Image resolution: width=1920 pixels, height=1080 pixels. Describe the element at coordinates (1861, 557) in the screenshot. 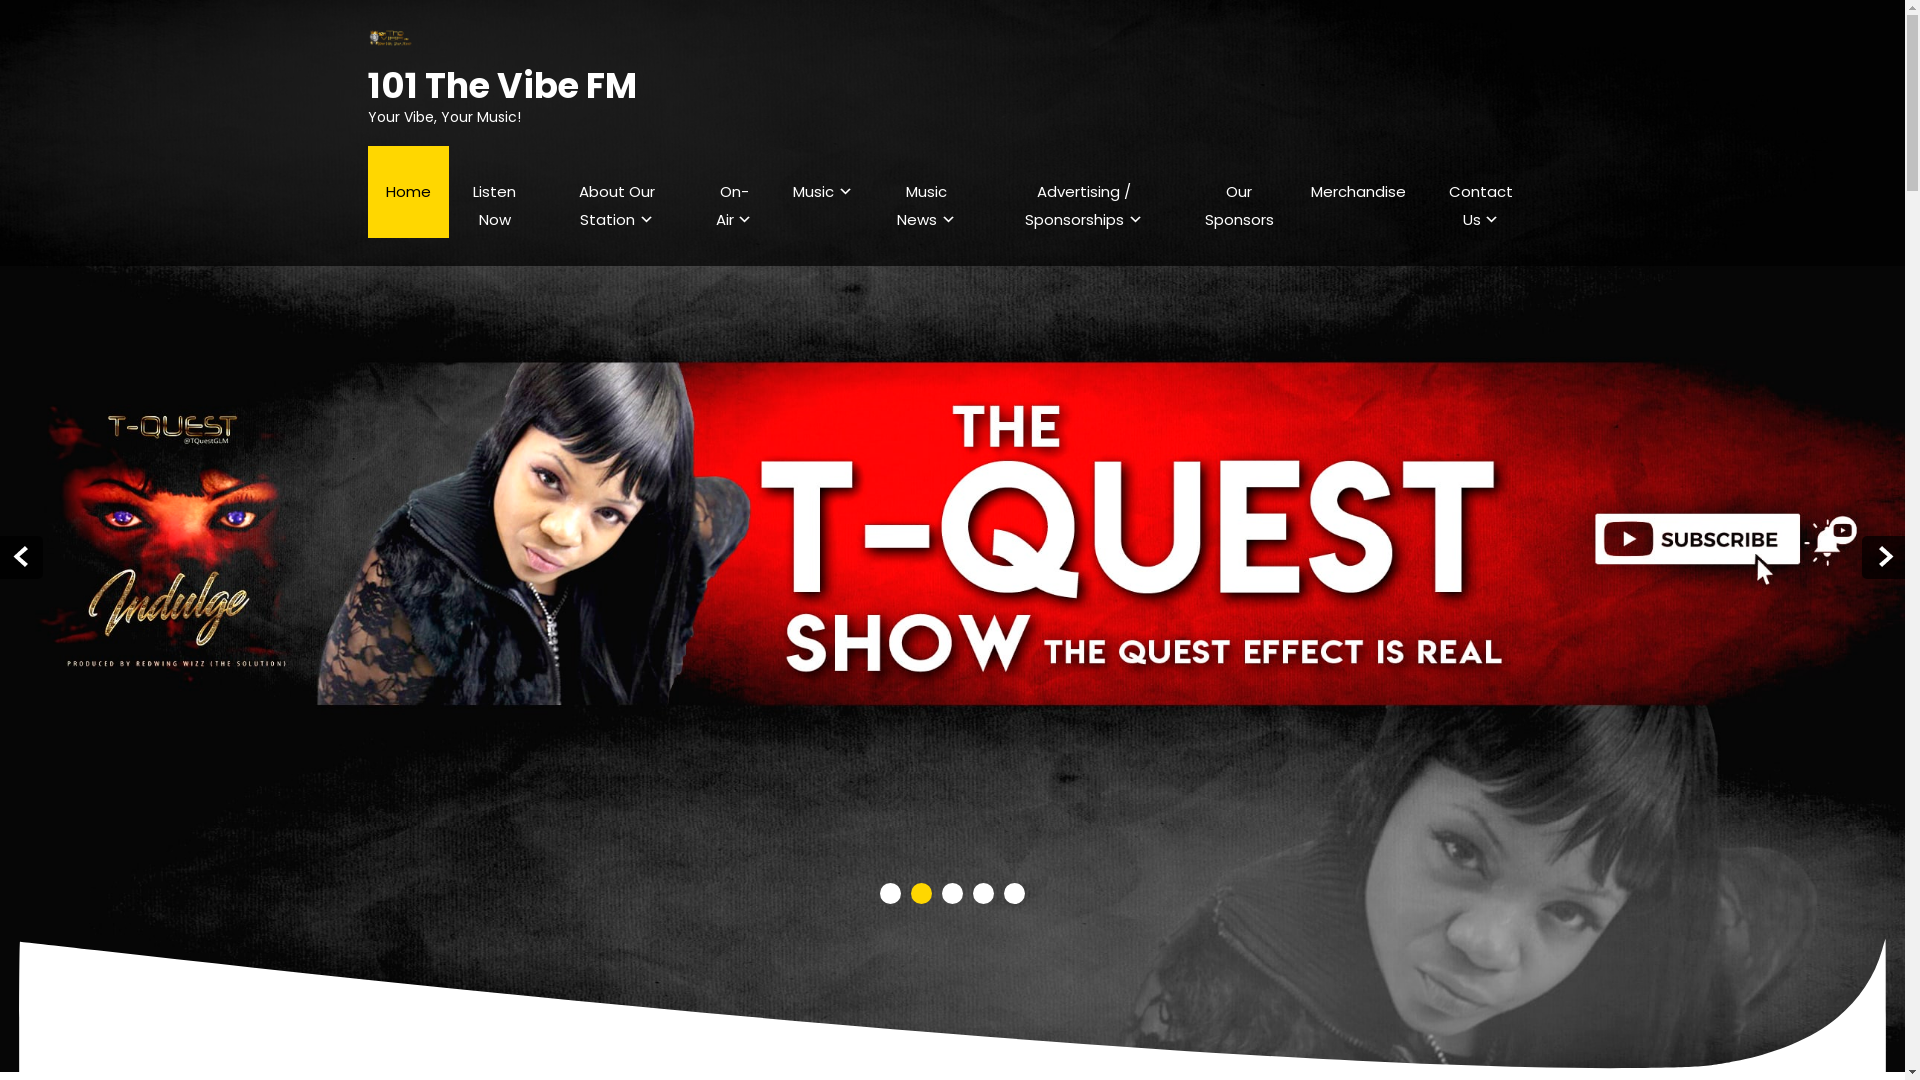

I see `'Next'` at that location.